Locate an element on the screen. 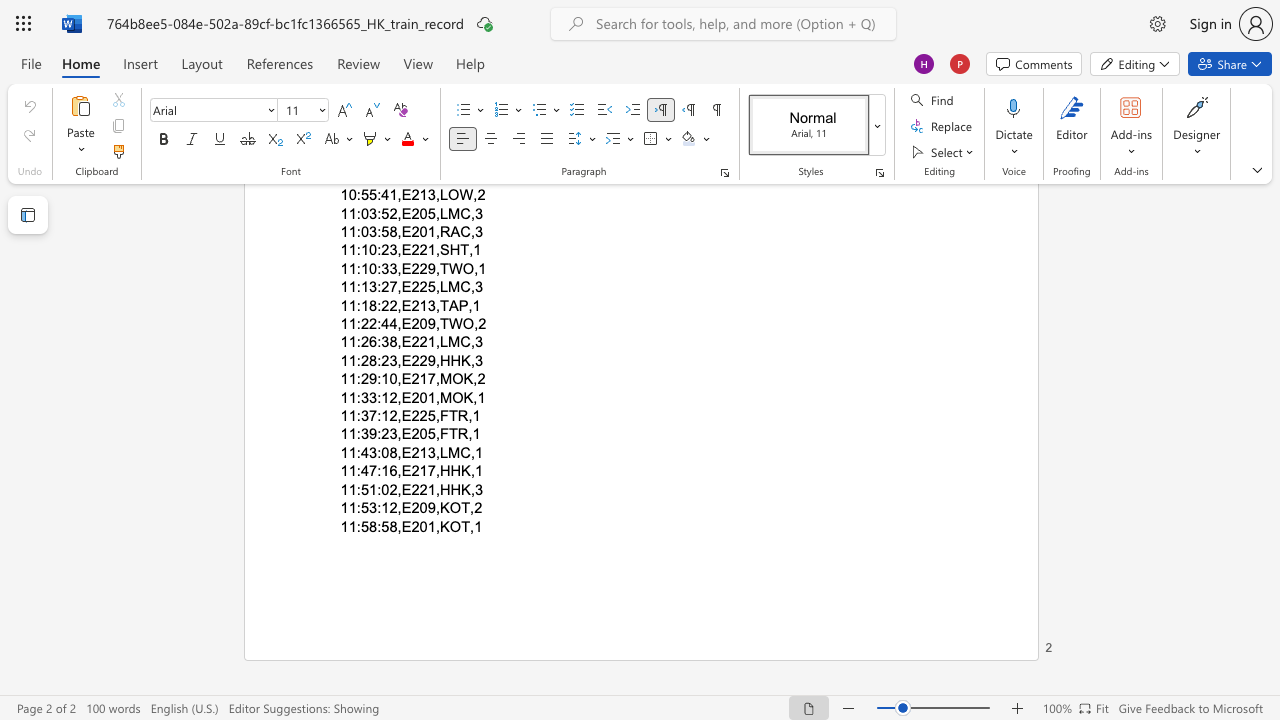 The height and width of the screenshot is (720, 1280). the subset text "T,1" within the text "11:58:58,E201,KOT,1" is located at coordinates (460, 525).